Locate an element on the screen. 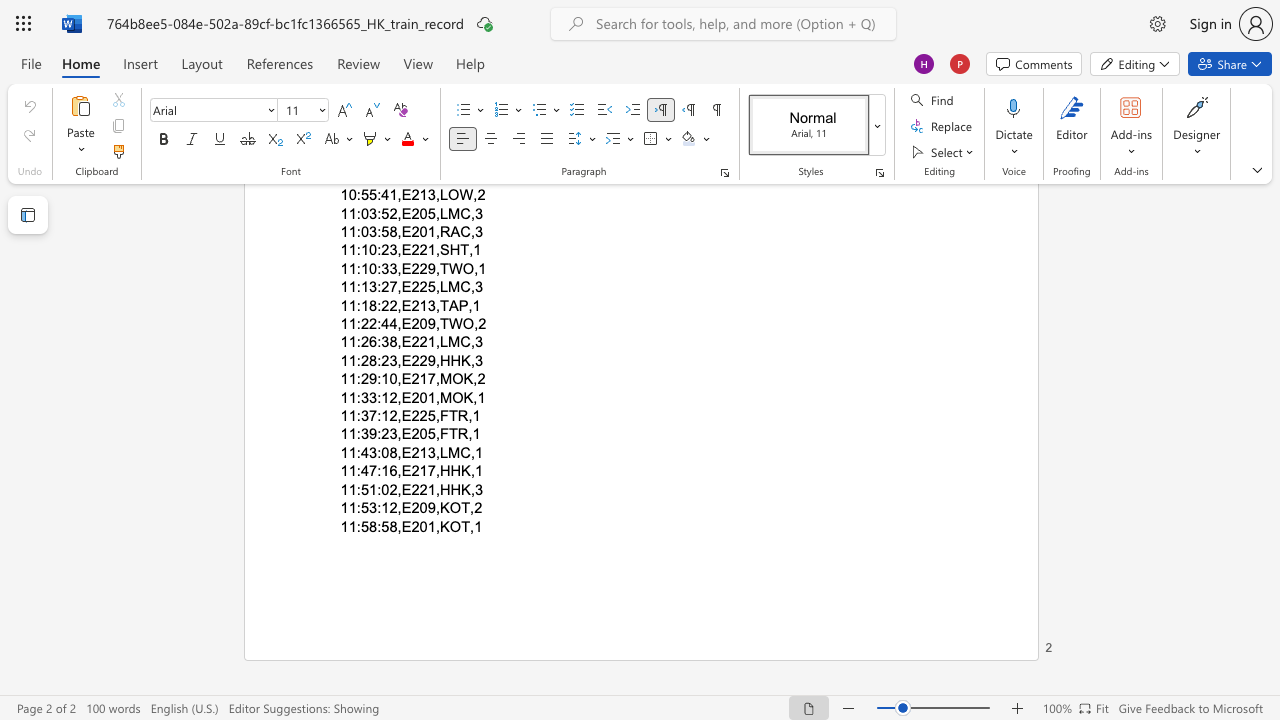 The height and width of the screenshot is (720, 1280). the subset text "T,1" within the text "11:58:58,E201,KOT,1" is located at coordinates (460, 525).